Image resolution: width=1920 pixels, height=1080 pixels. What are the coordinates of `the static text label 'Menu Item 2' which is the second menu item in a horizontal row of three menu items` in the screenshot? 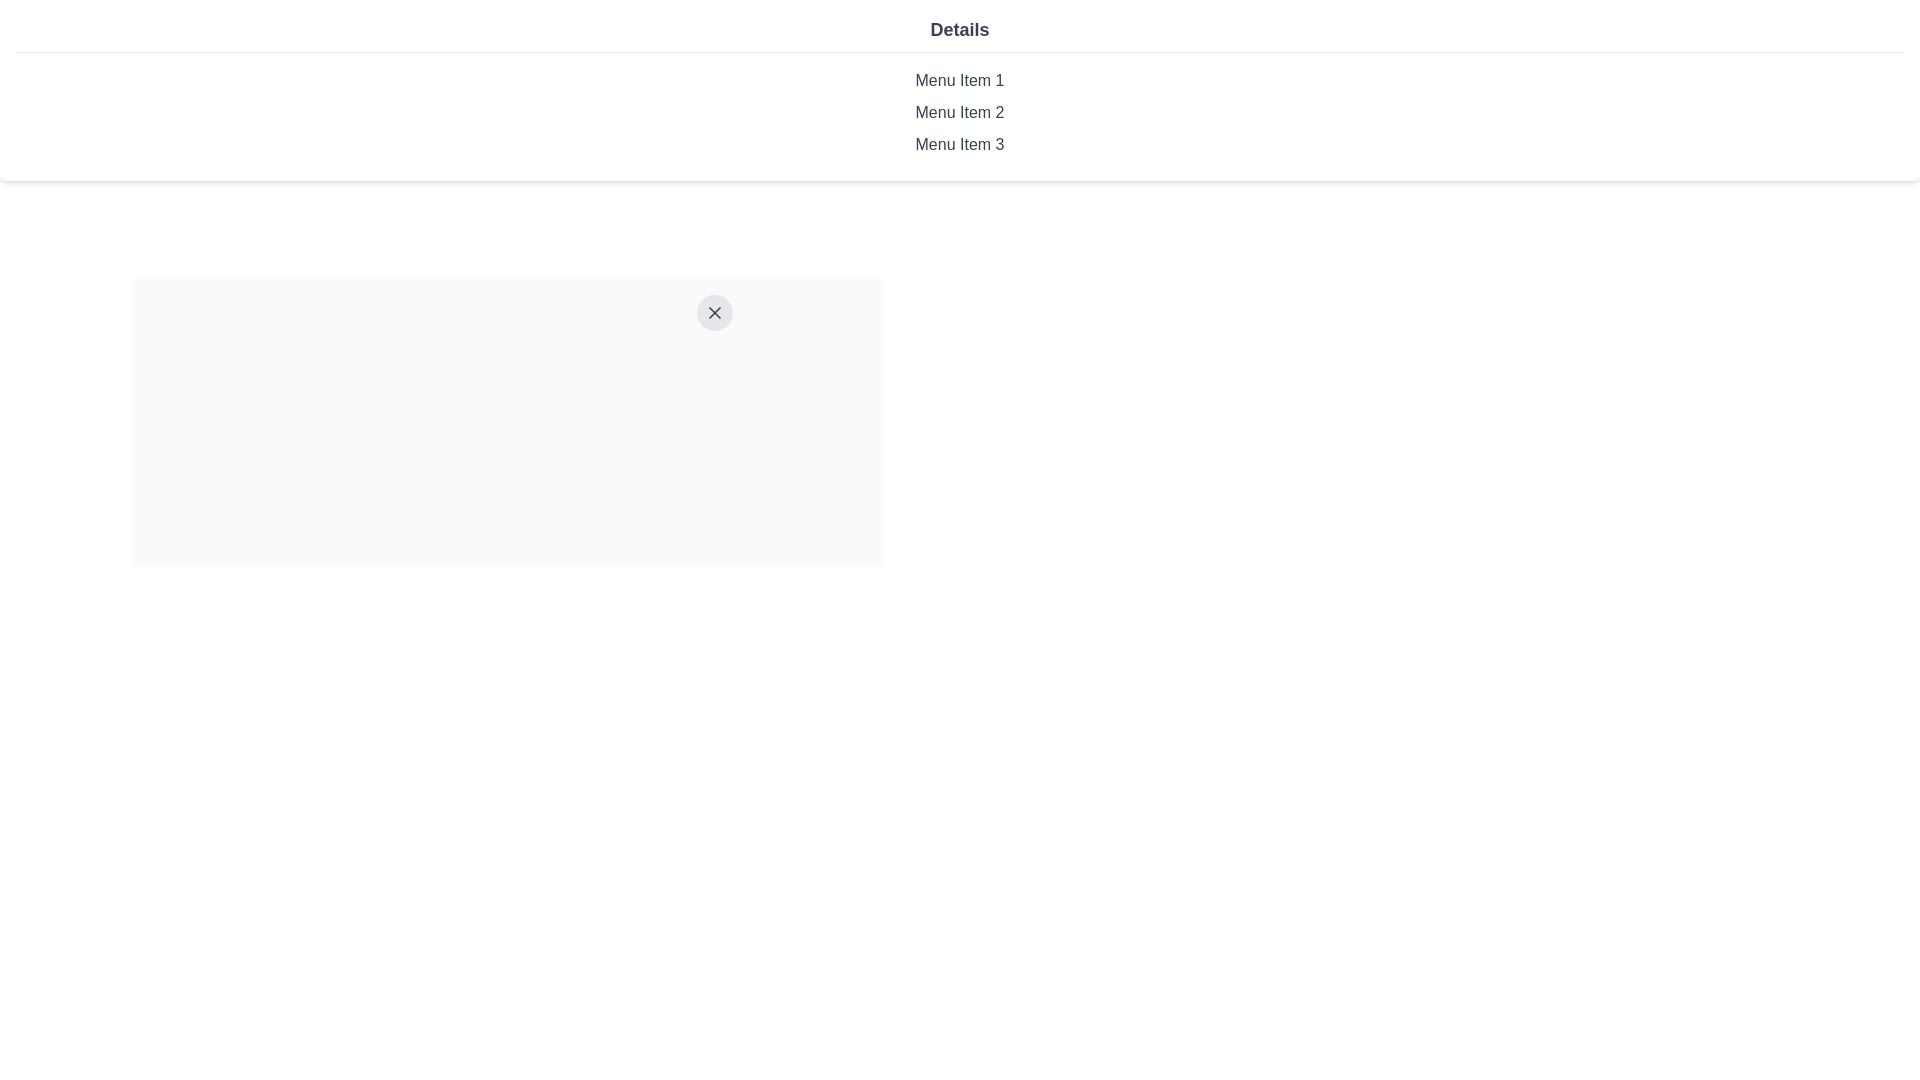 It's located at (960, 112).